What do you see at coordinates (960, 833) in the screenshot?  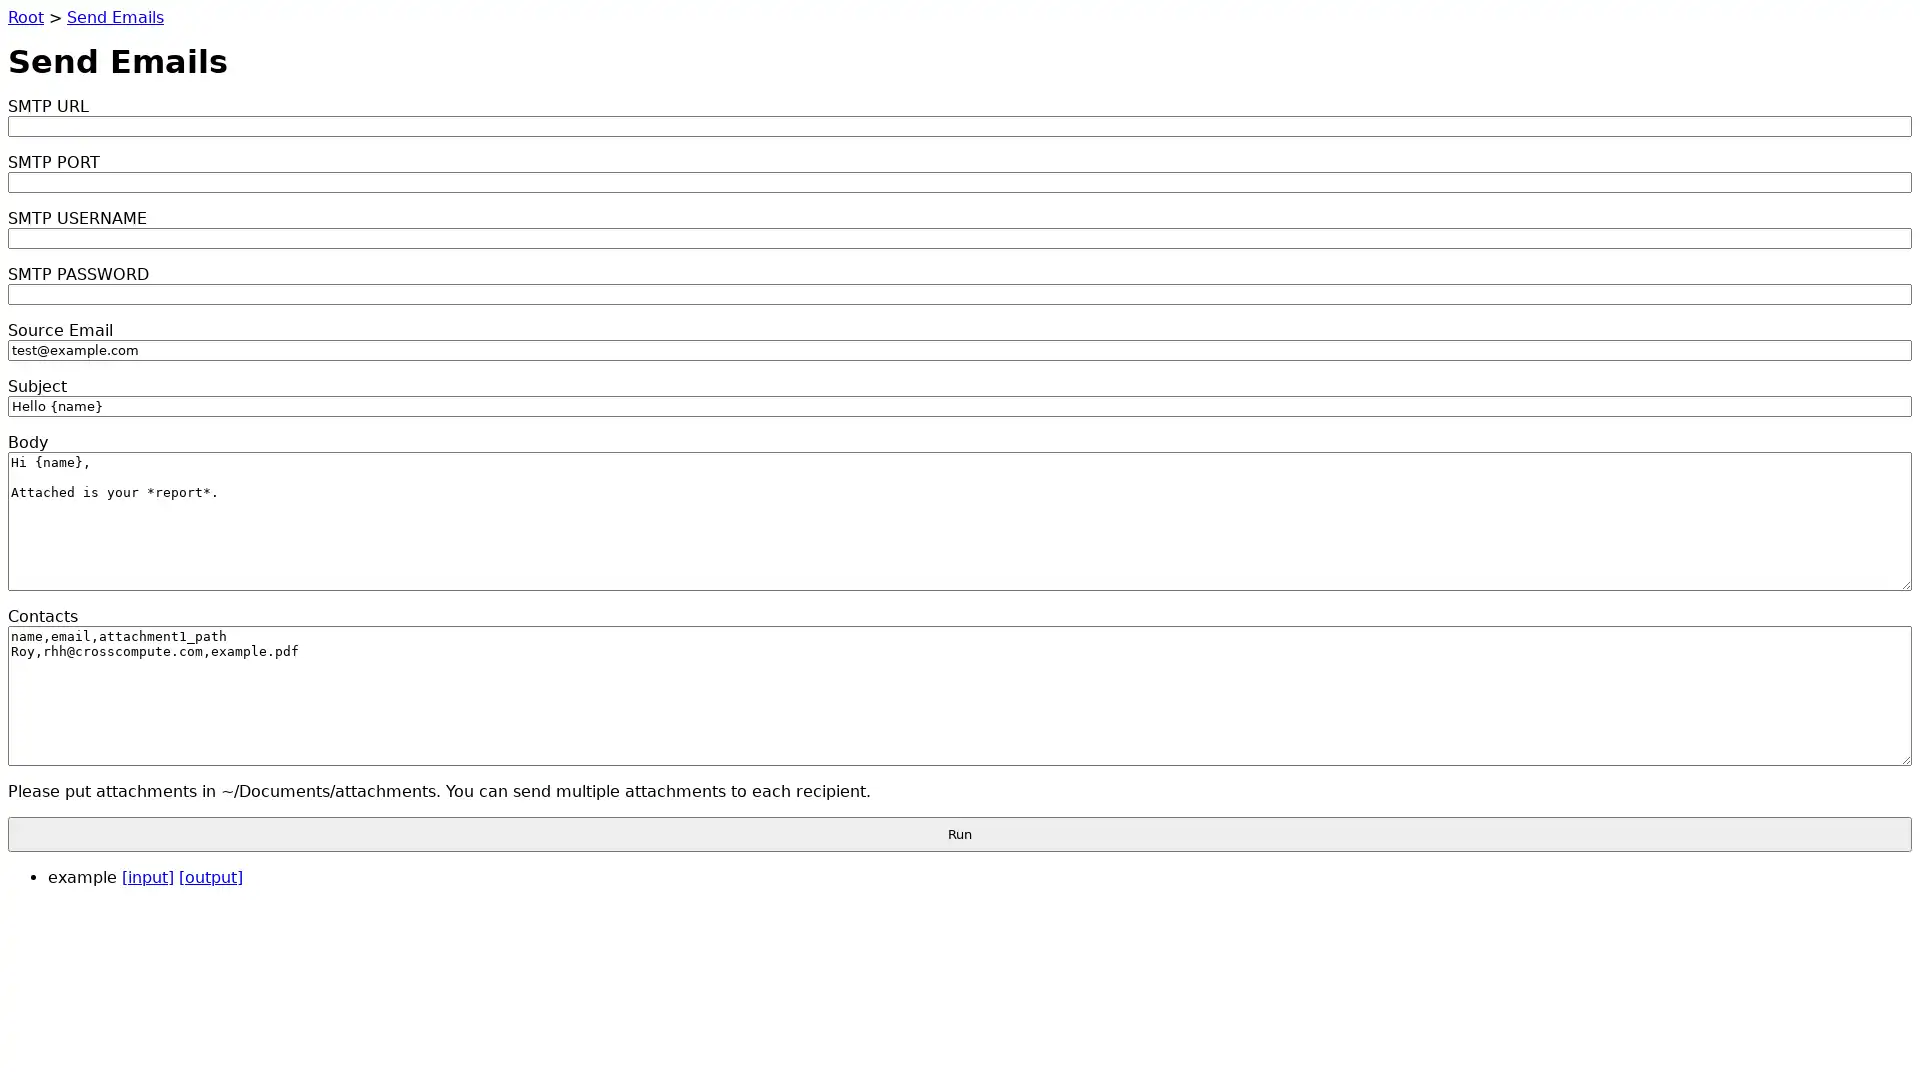 I see `Run` at bounding box center [960, 833].